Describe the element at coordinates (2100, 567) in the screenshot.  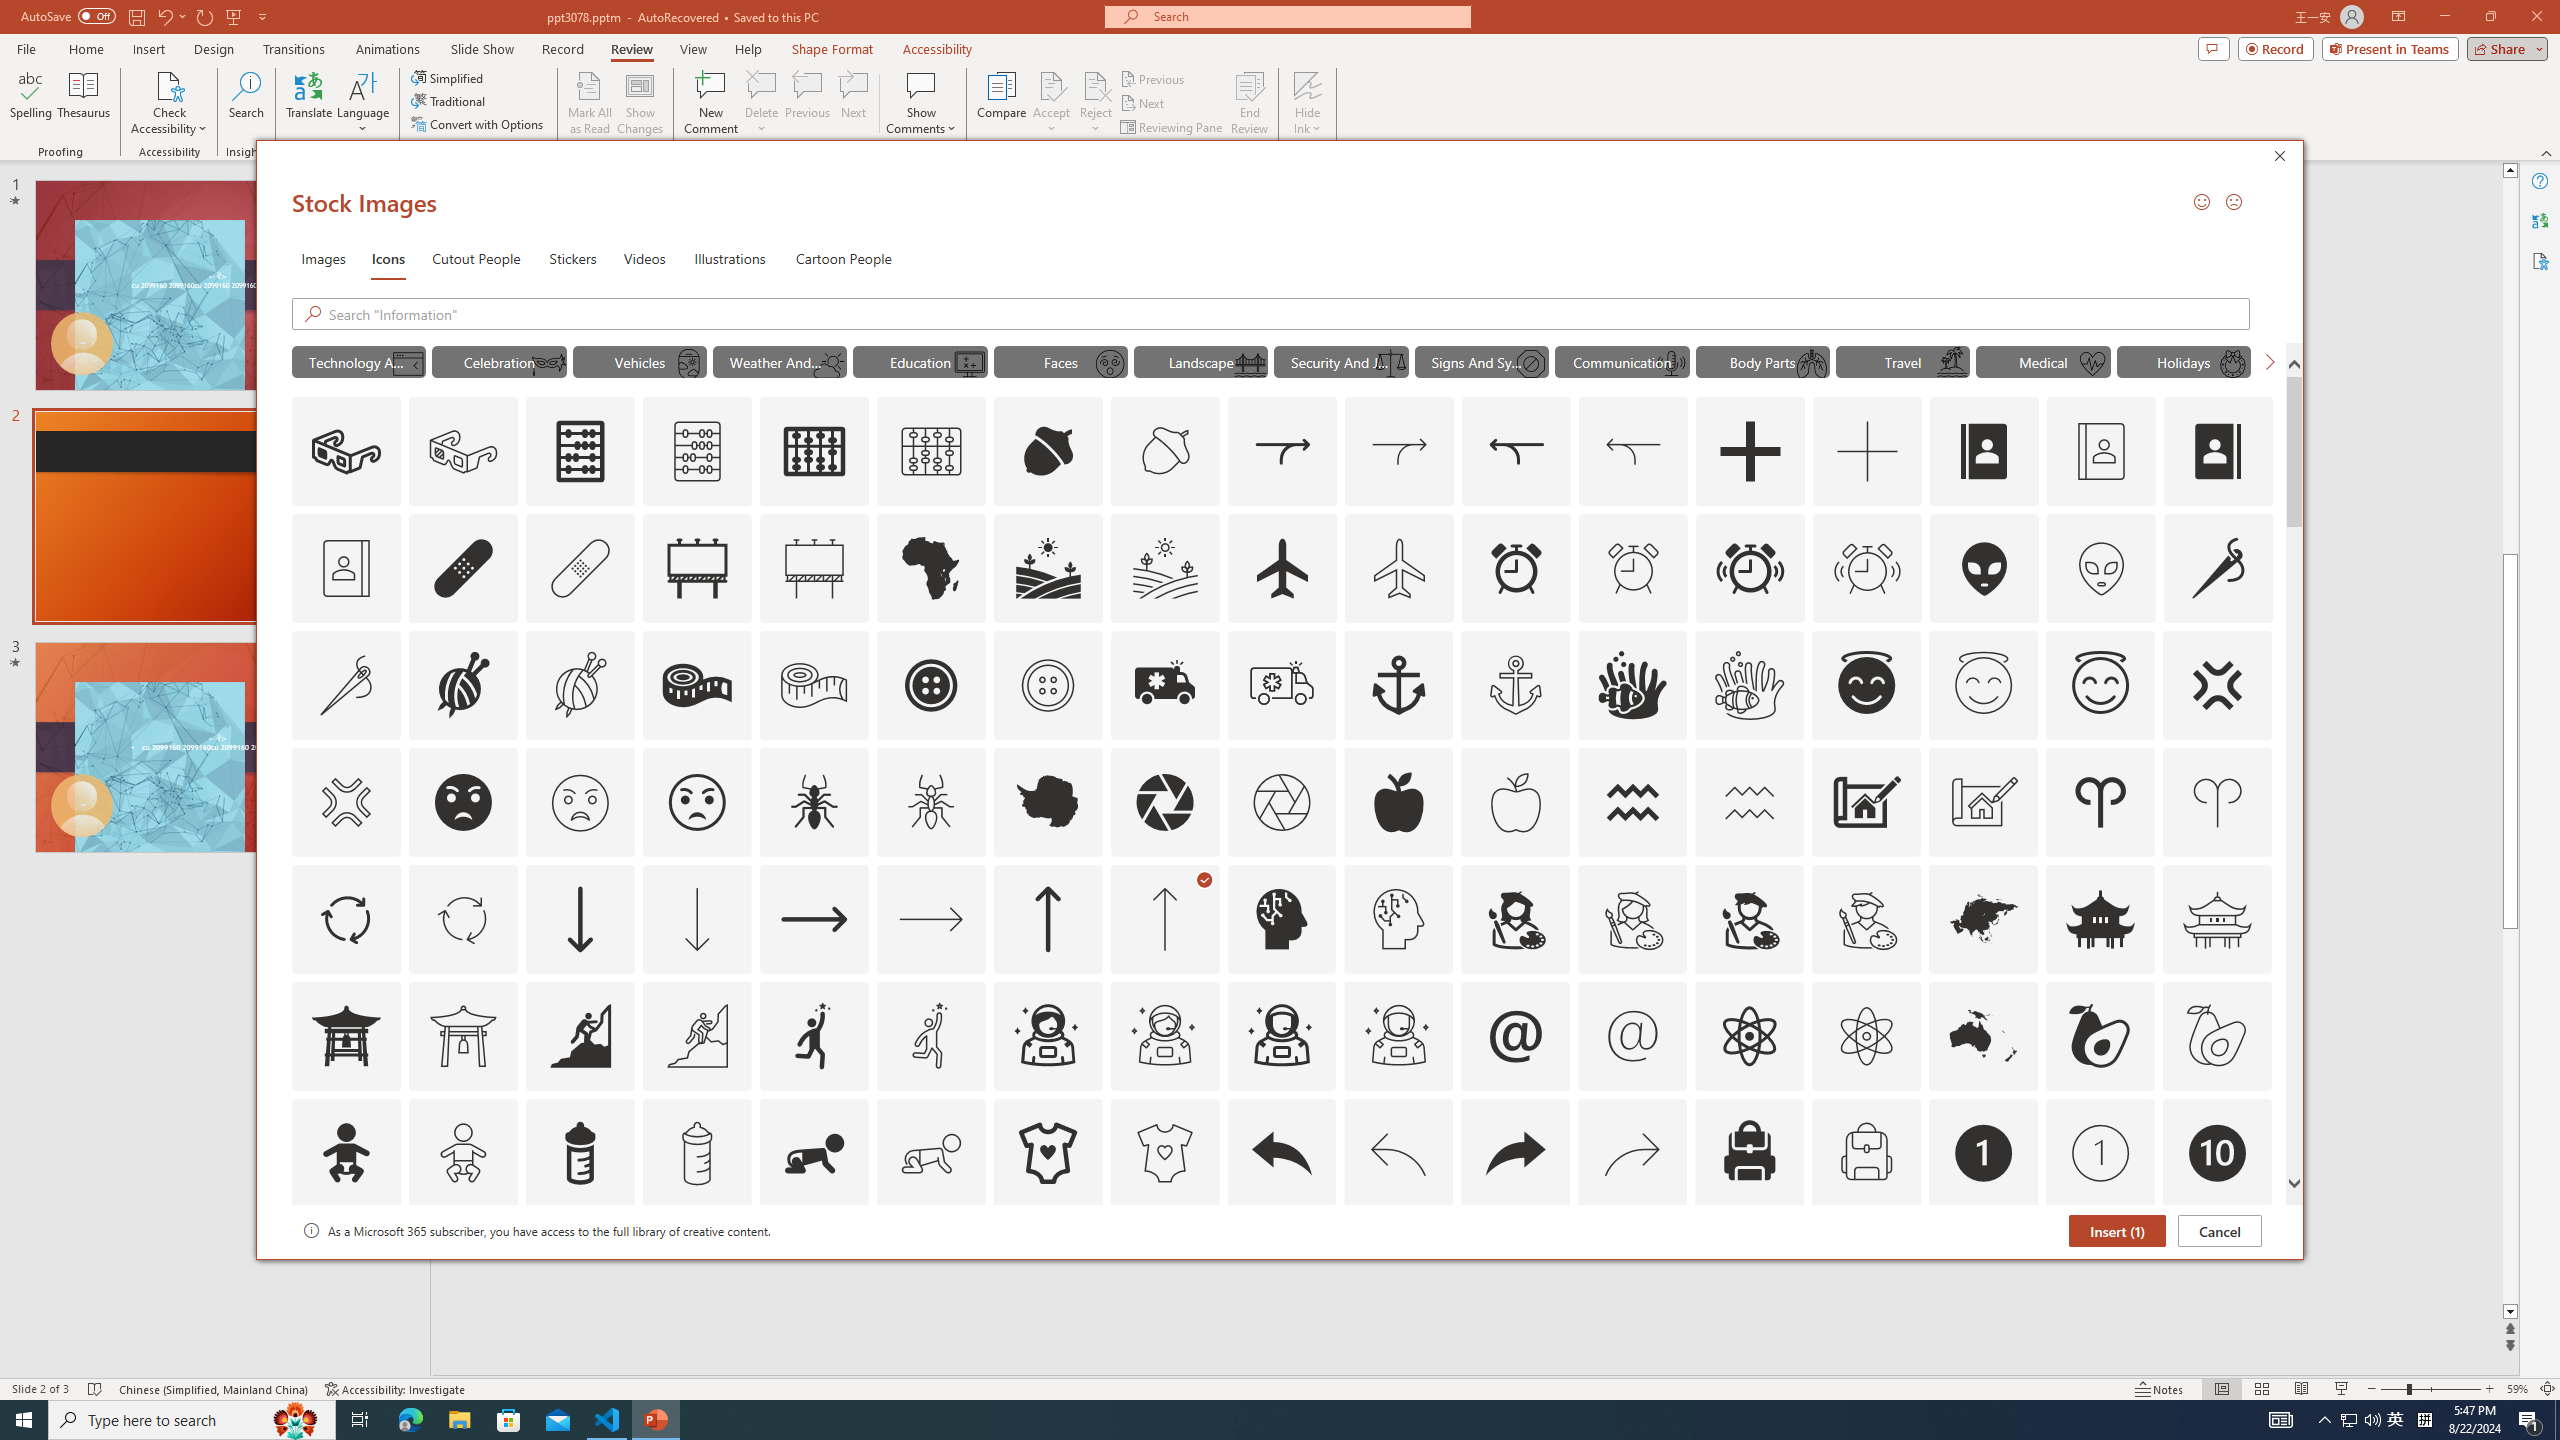
I see `'AutomationID: Icons_AlienFace_M'` at that location.